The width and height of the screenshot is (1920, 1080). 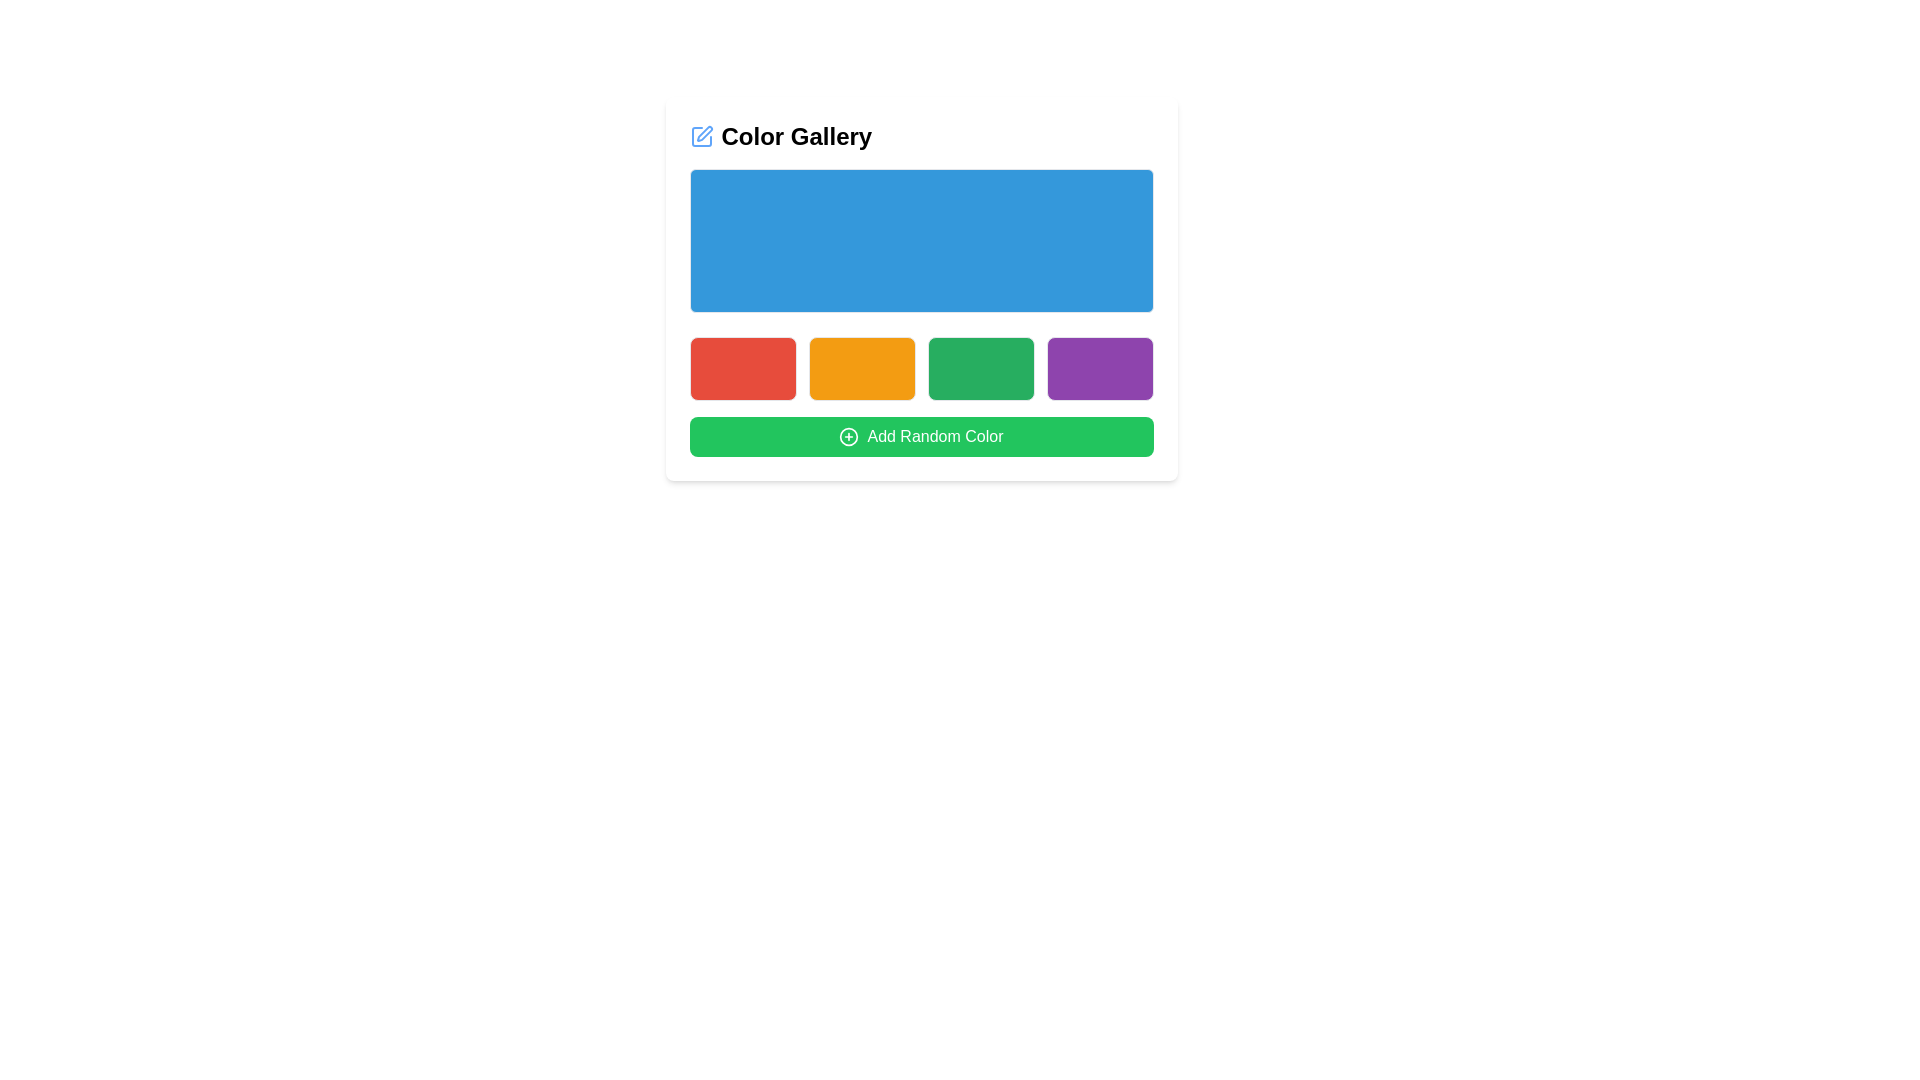 I want to click on the circular icon with a plus symbol inside it, located within the green button labeled 'Add Random Color' at the bottom center of the 'Color Gallery' card layout, so click(x=849, y=435).